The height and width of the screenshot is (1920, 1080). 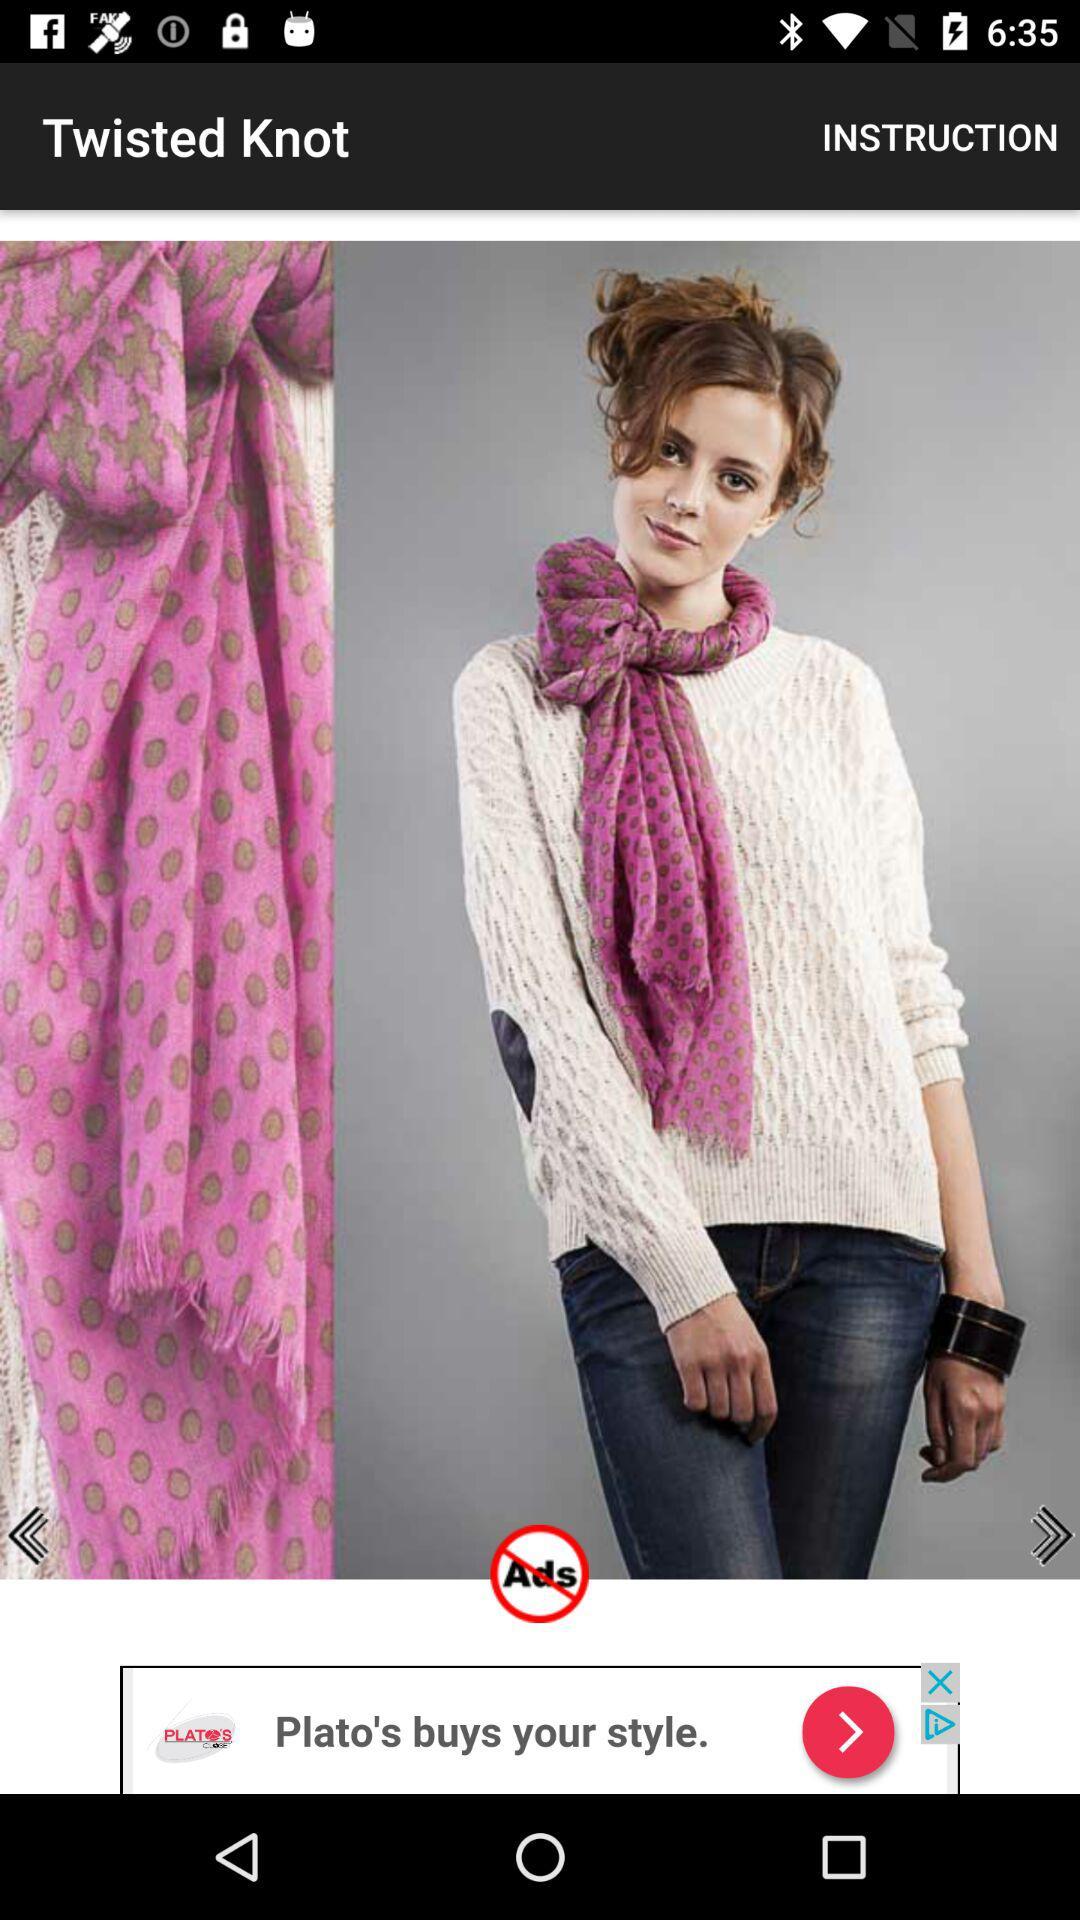 I want to click on the instruction at the top right corner, so click(x=940, y=135).